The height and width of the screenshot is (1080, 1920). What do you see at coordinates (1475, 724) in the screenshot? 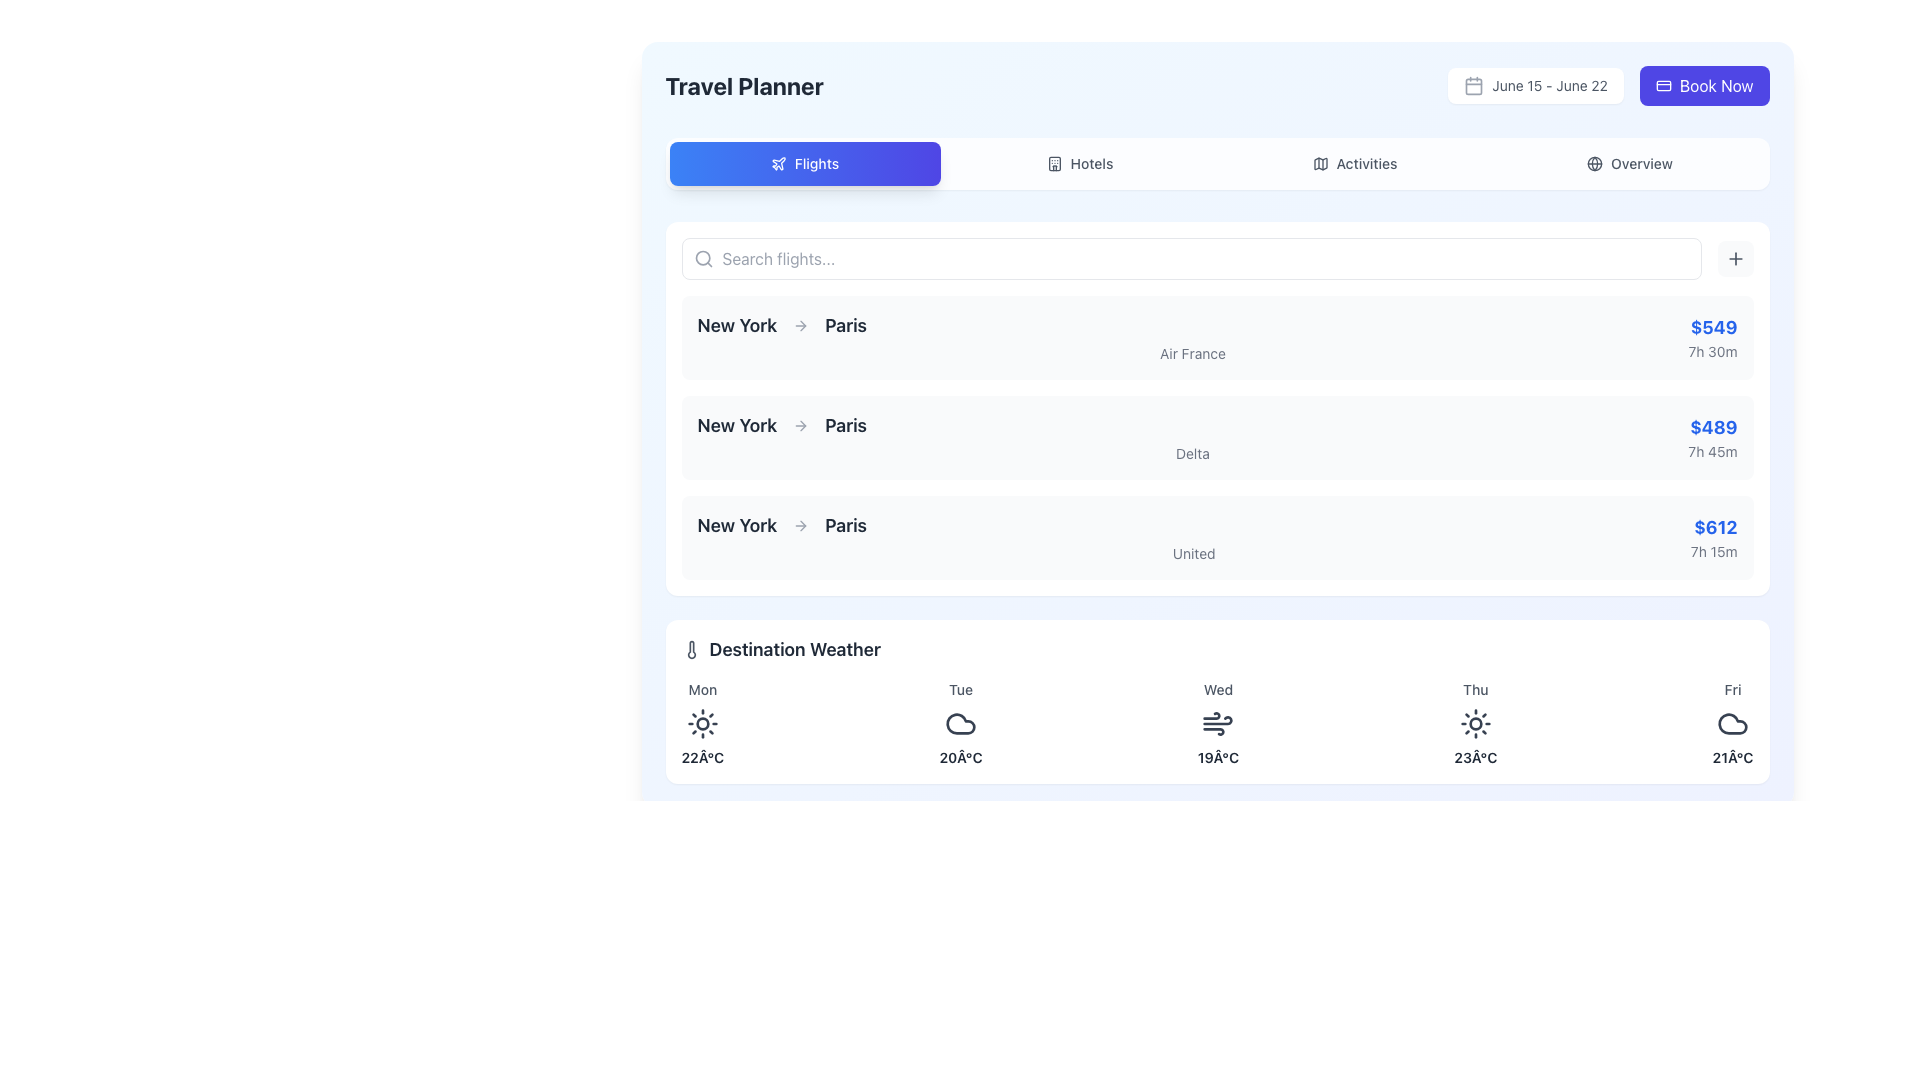
I see `the SVG Circle element representing the sun icon for Thursday in the 'Destination Weather' section` at bounding box center [1475, 724].